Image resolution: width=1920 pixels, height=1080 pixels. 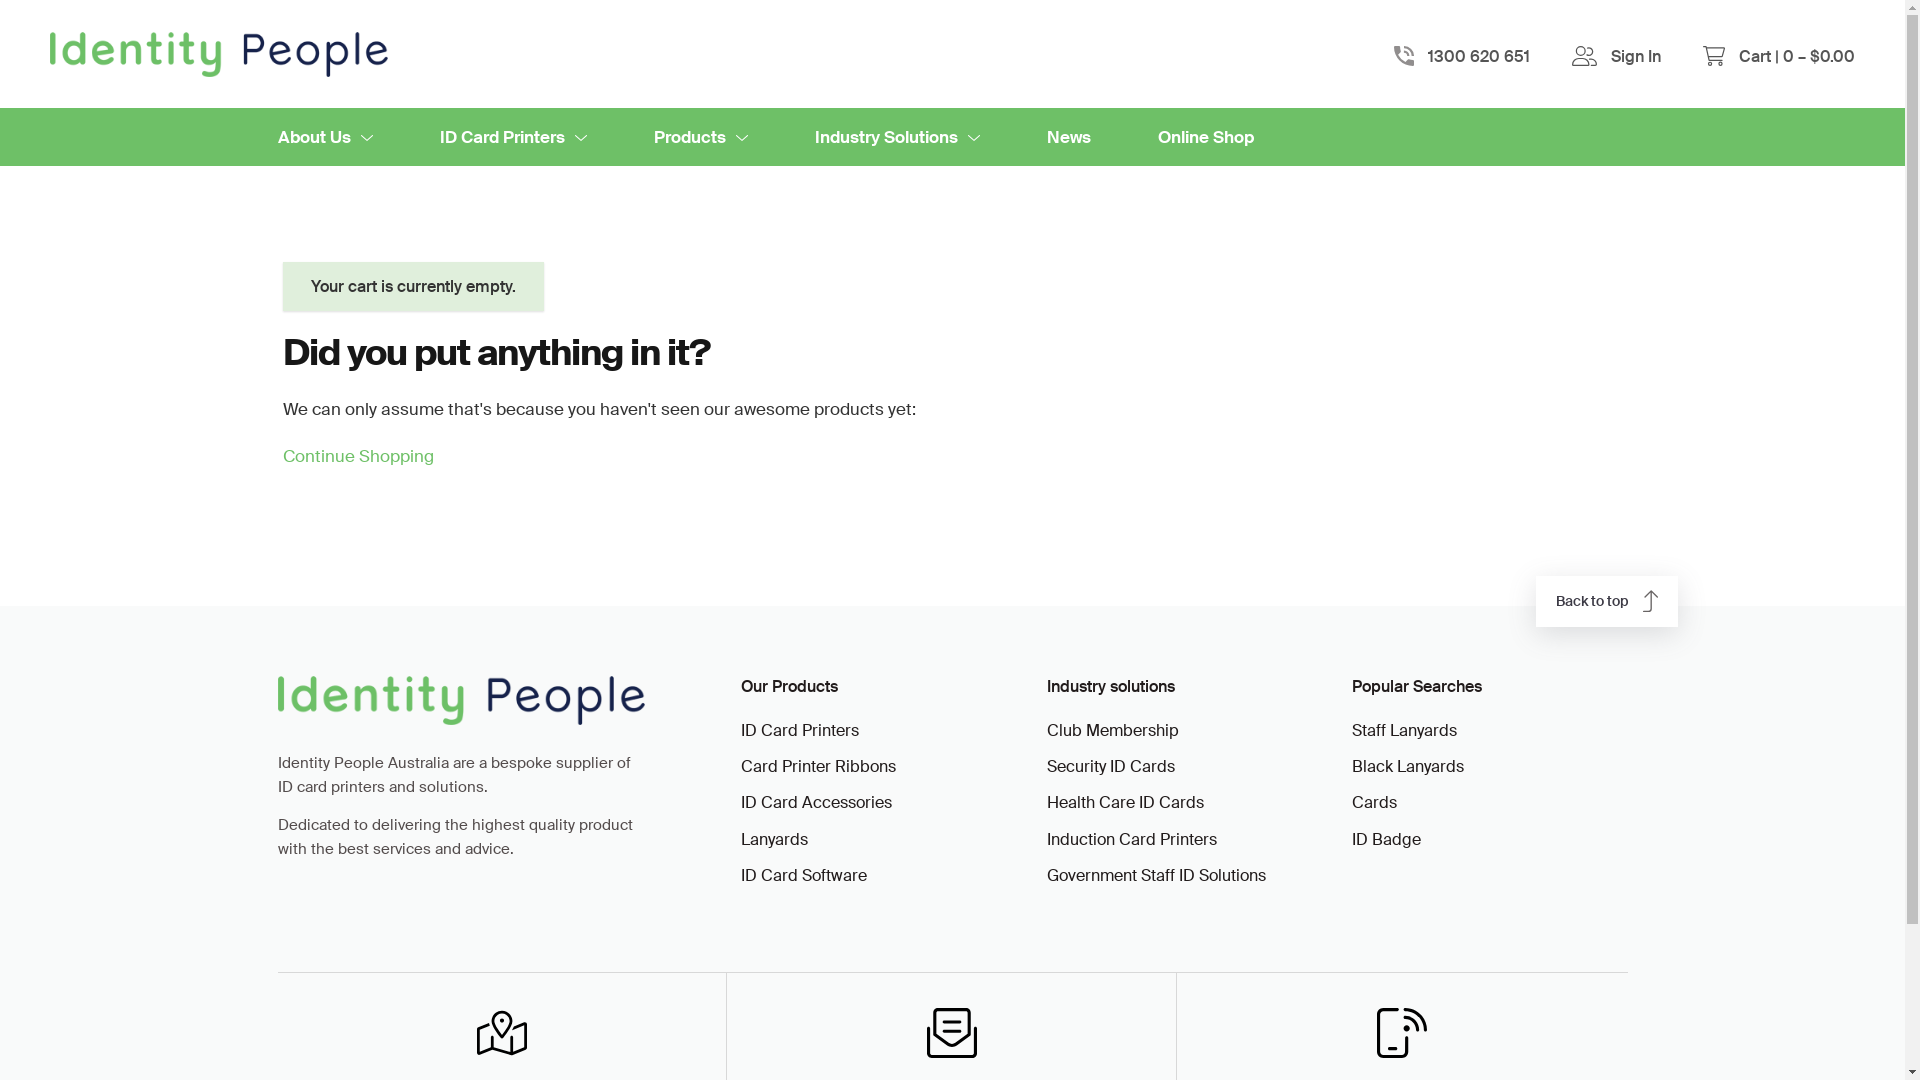 What do you see at coordinates (873, 874) in the screenshot?
I see `'ID Card Software'` at bounding box center [873, 874].